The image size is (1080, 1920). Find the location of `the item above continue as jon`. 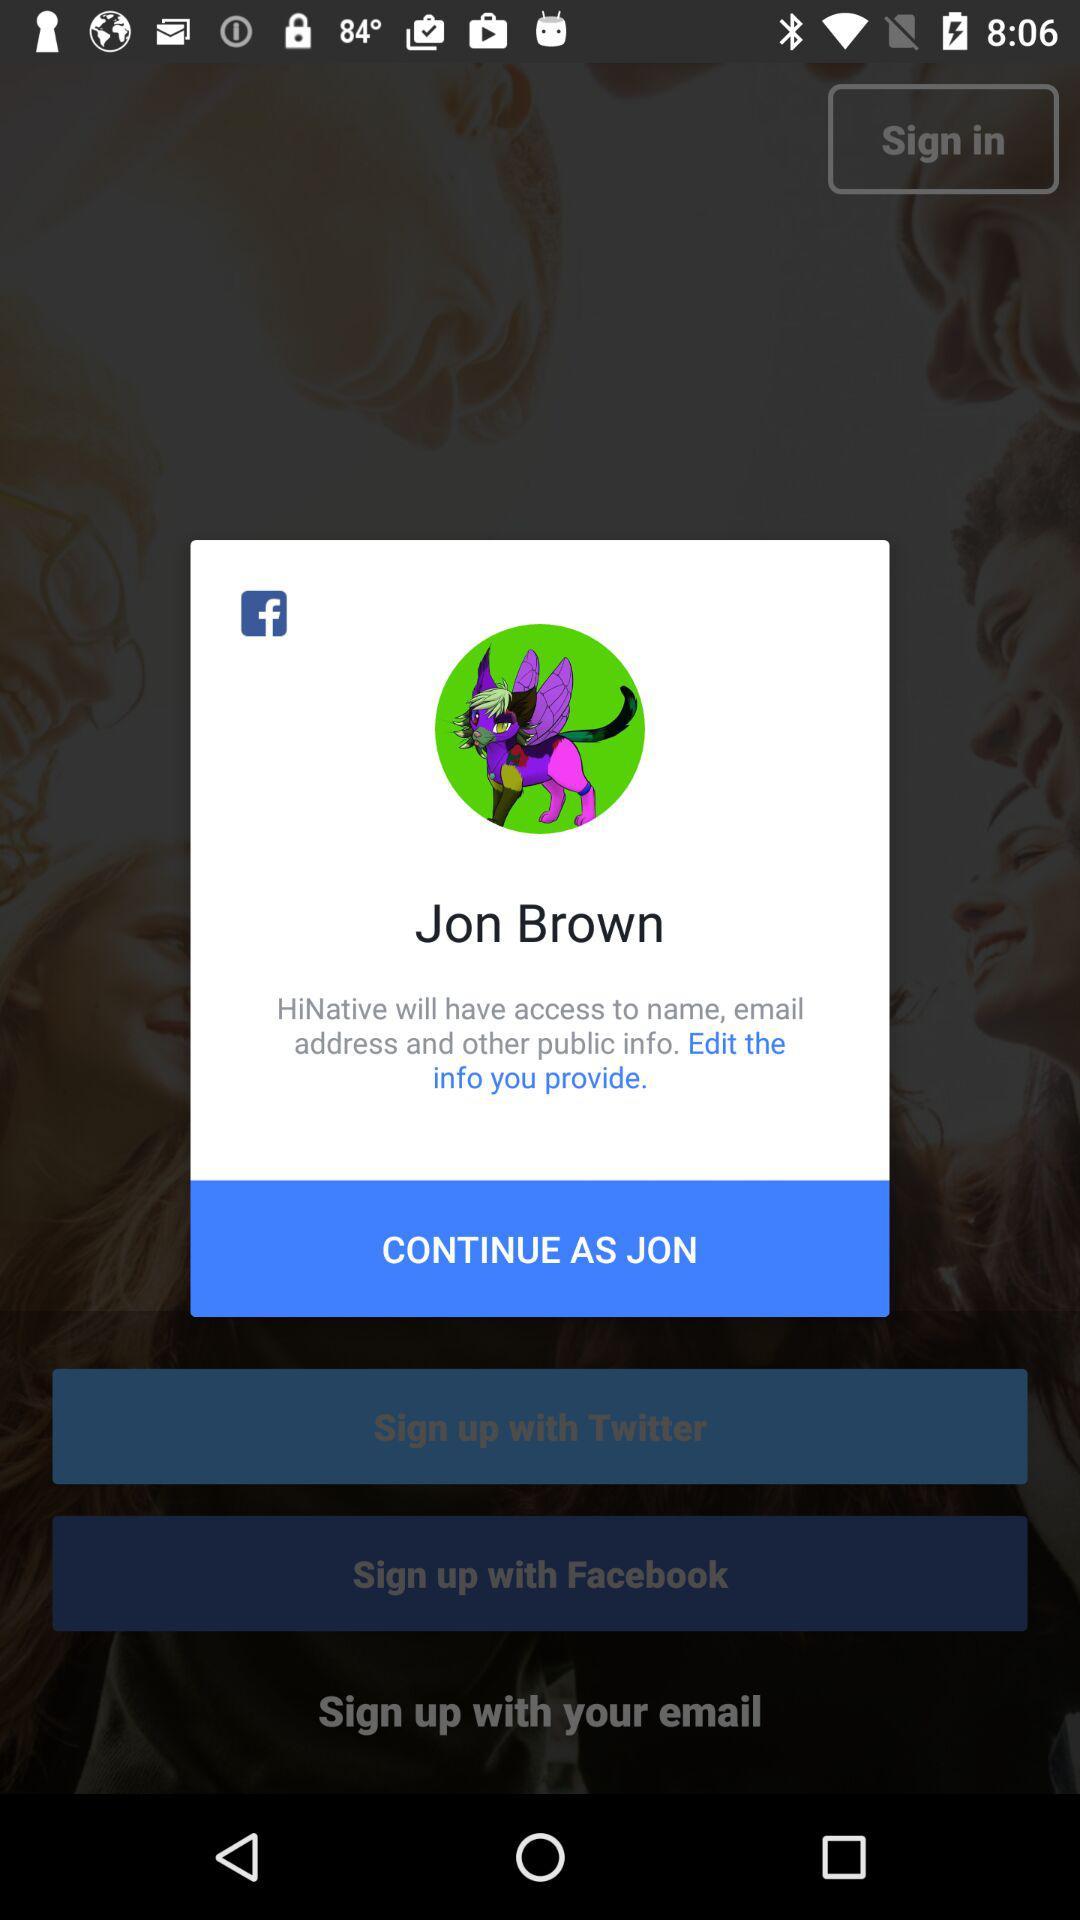

the item above continue as jon is located at coordinates (540, 1041).